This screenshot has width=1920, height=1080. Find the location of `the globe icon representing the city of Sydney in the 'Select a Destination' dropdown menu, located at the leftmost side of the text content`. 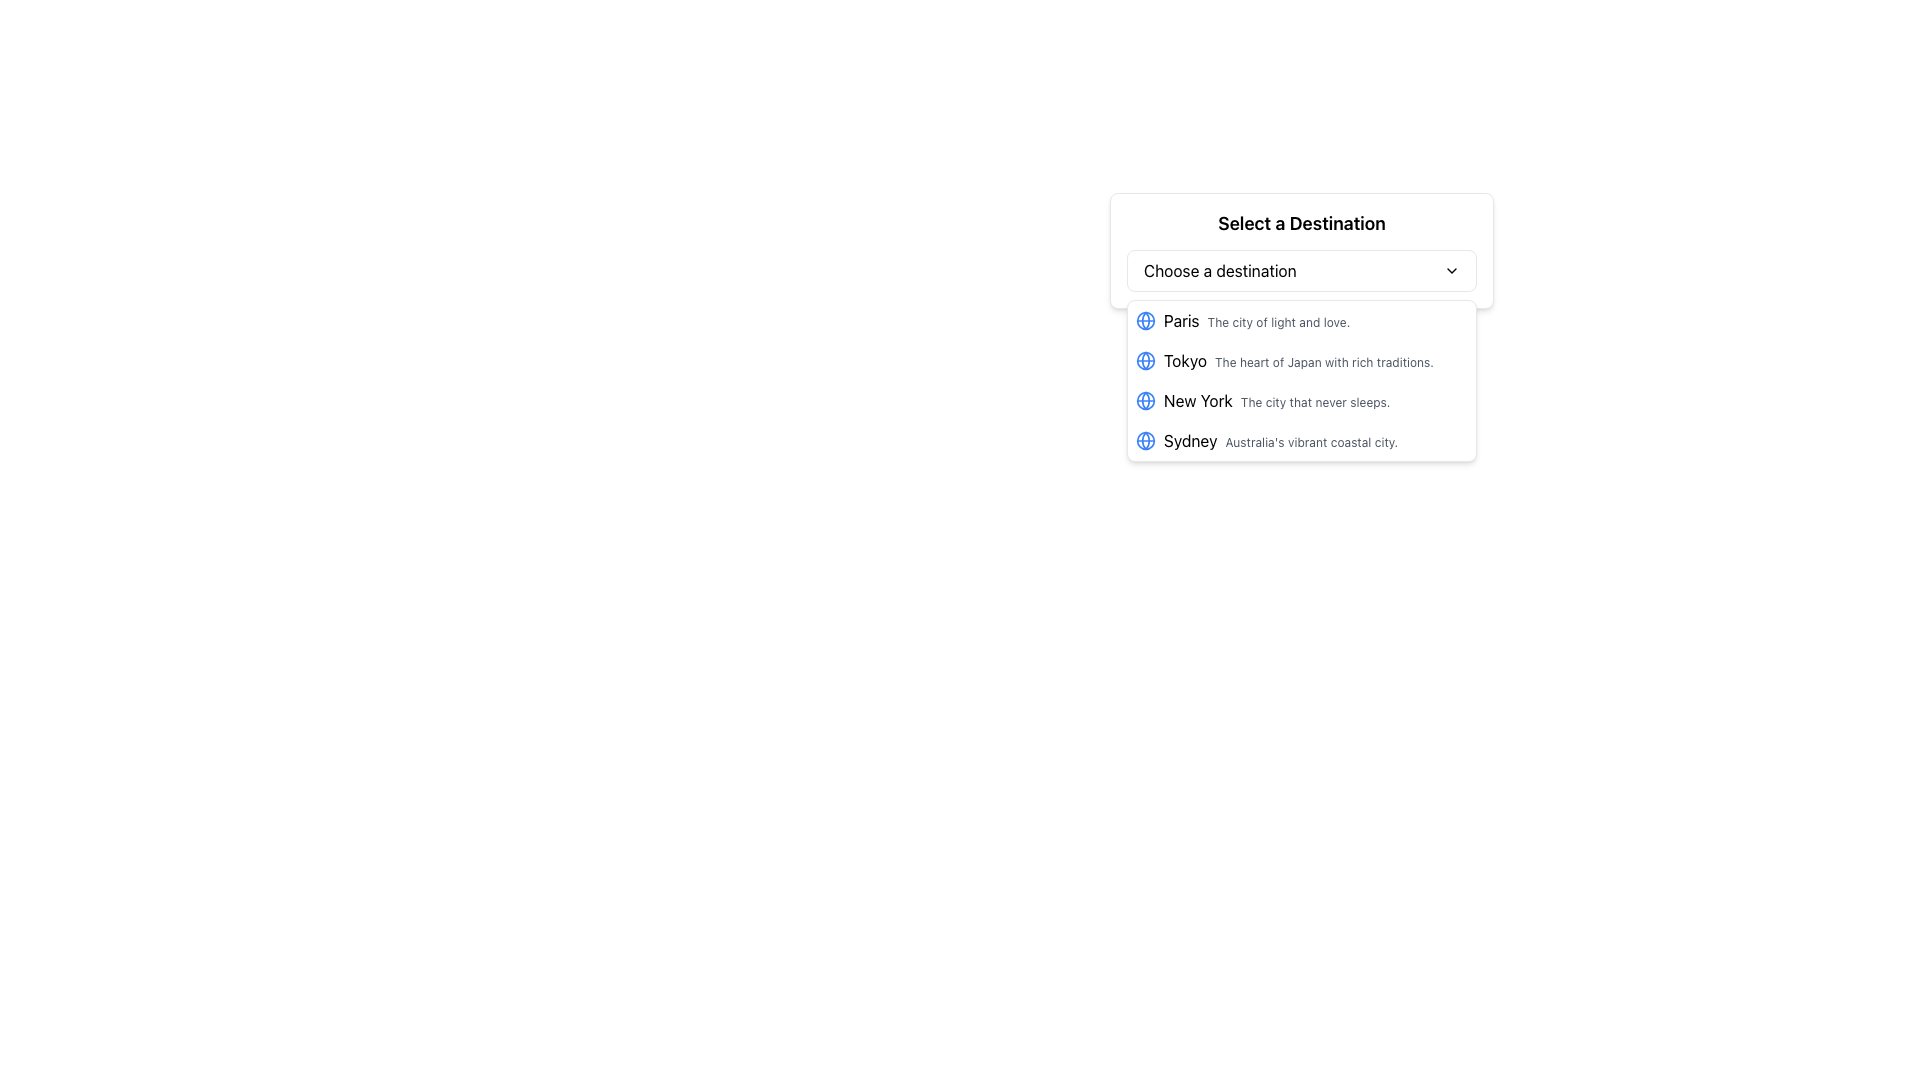

the globe icon representing the city of Sydney in the 'Select a Destination' dropdown menu, located at the leftmost side of the text content is located at coordinates (1146, 439).